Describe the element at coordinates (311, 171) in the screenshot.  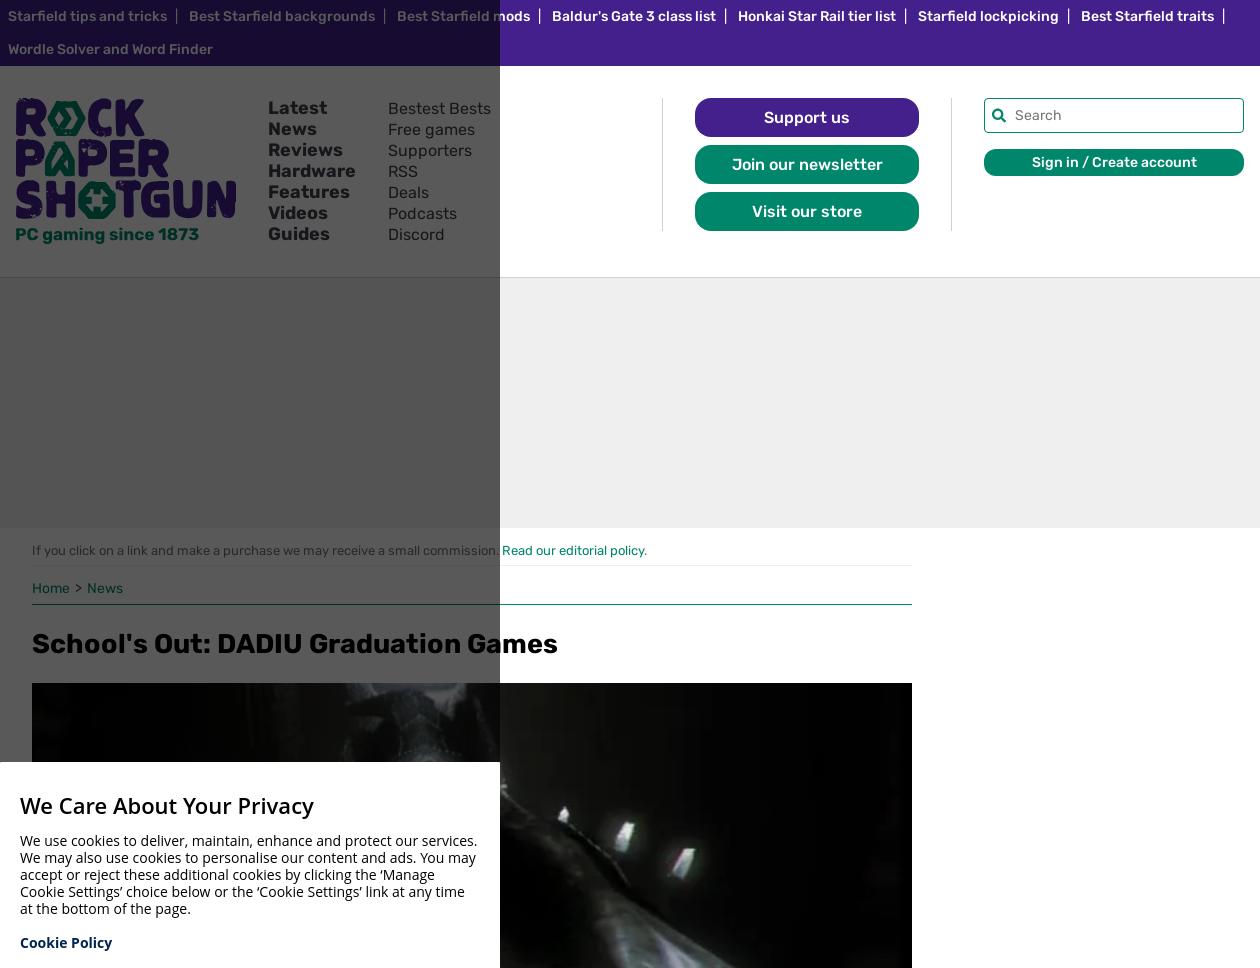
I see `'Hardware'` at that location.